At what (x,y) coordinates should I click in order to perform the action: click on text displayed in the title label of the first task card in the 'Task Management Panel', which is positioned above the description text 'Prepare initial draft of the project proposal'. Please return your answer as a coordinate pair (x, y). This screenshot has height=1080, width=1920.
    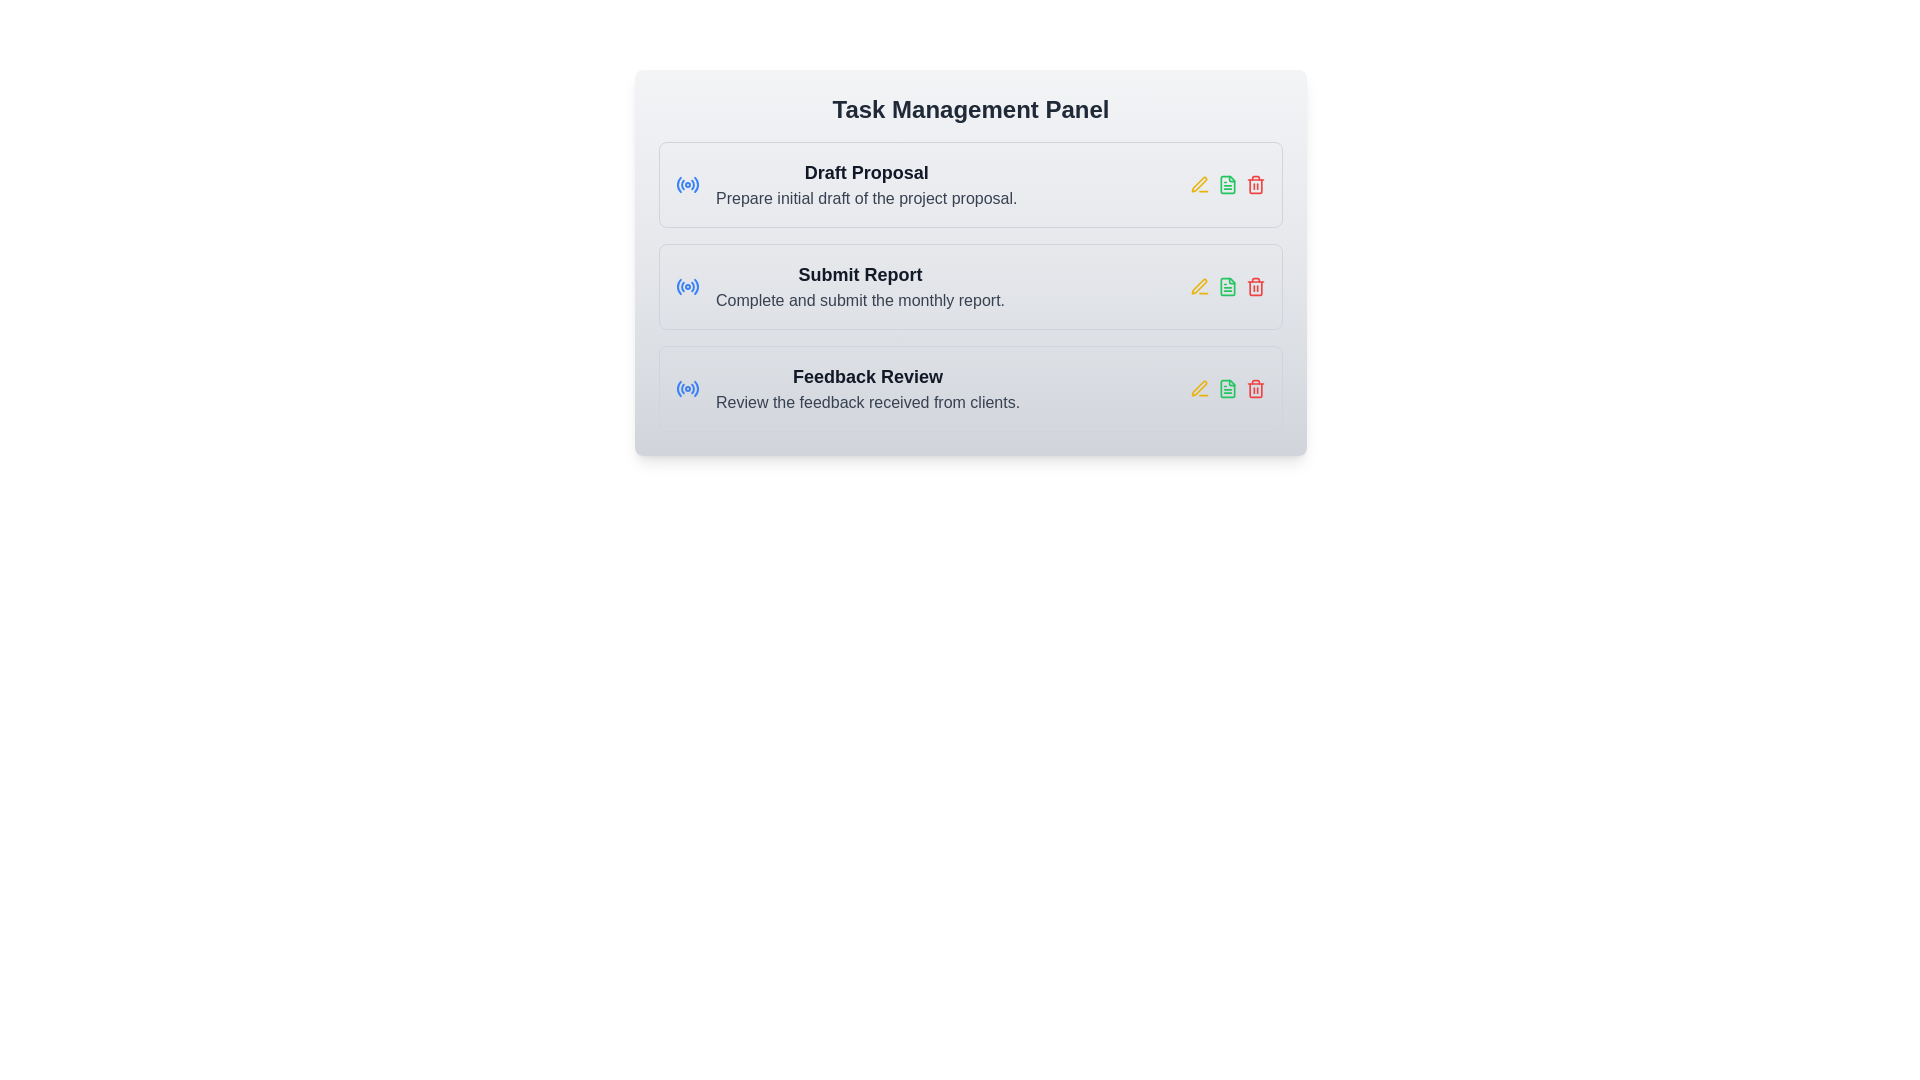
    Looking at the image, I should click on (866, 172).